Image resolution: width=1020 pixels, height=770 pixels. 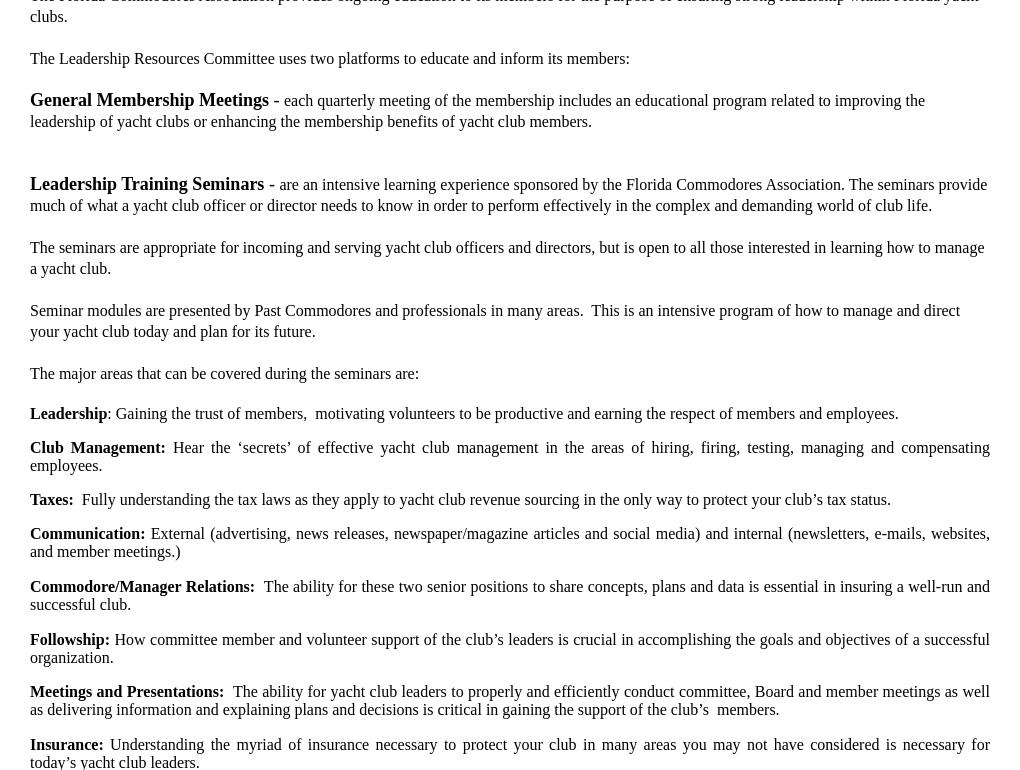 I want to click on 'Meetings and Presentations:', so click(x=131, y=690).